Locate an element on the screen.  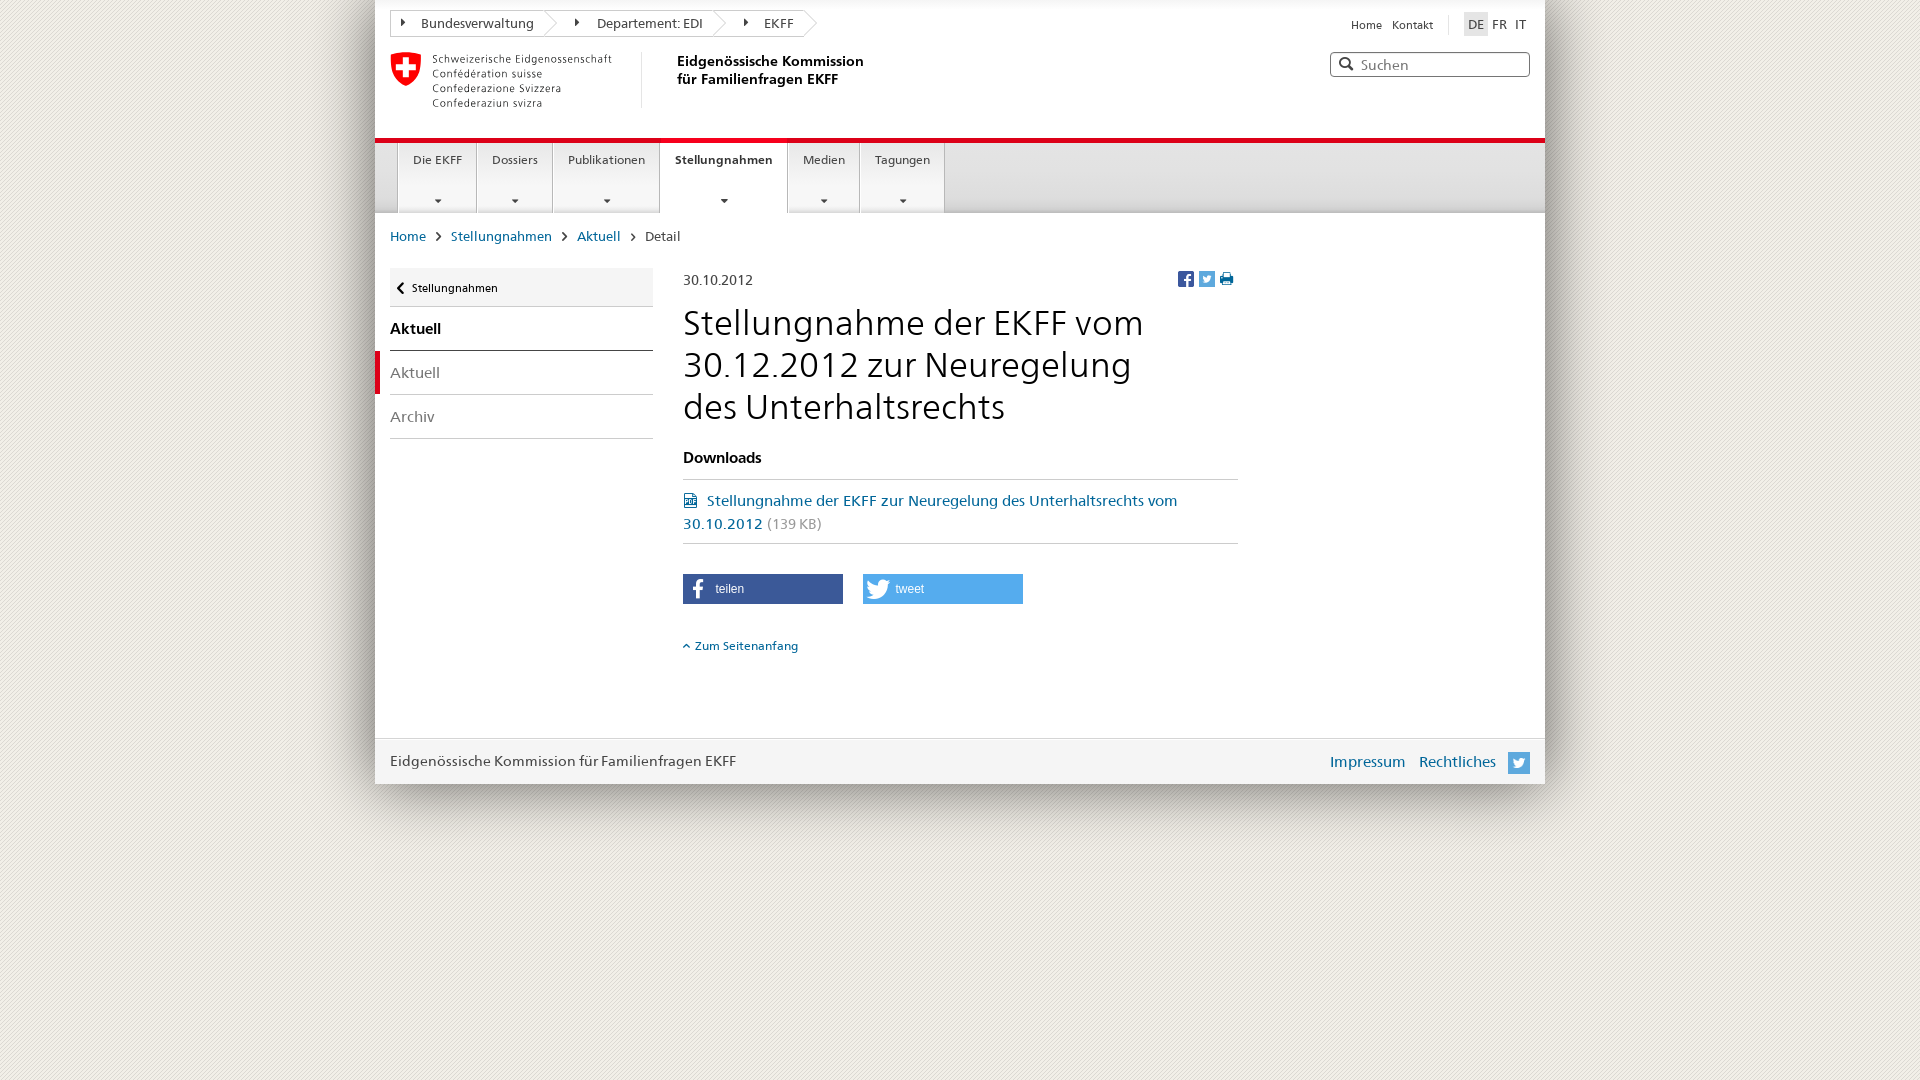
'tweet' is located at coordinates (940, 588).